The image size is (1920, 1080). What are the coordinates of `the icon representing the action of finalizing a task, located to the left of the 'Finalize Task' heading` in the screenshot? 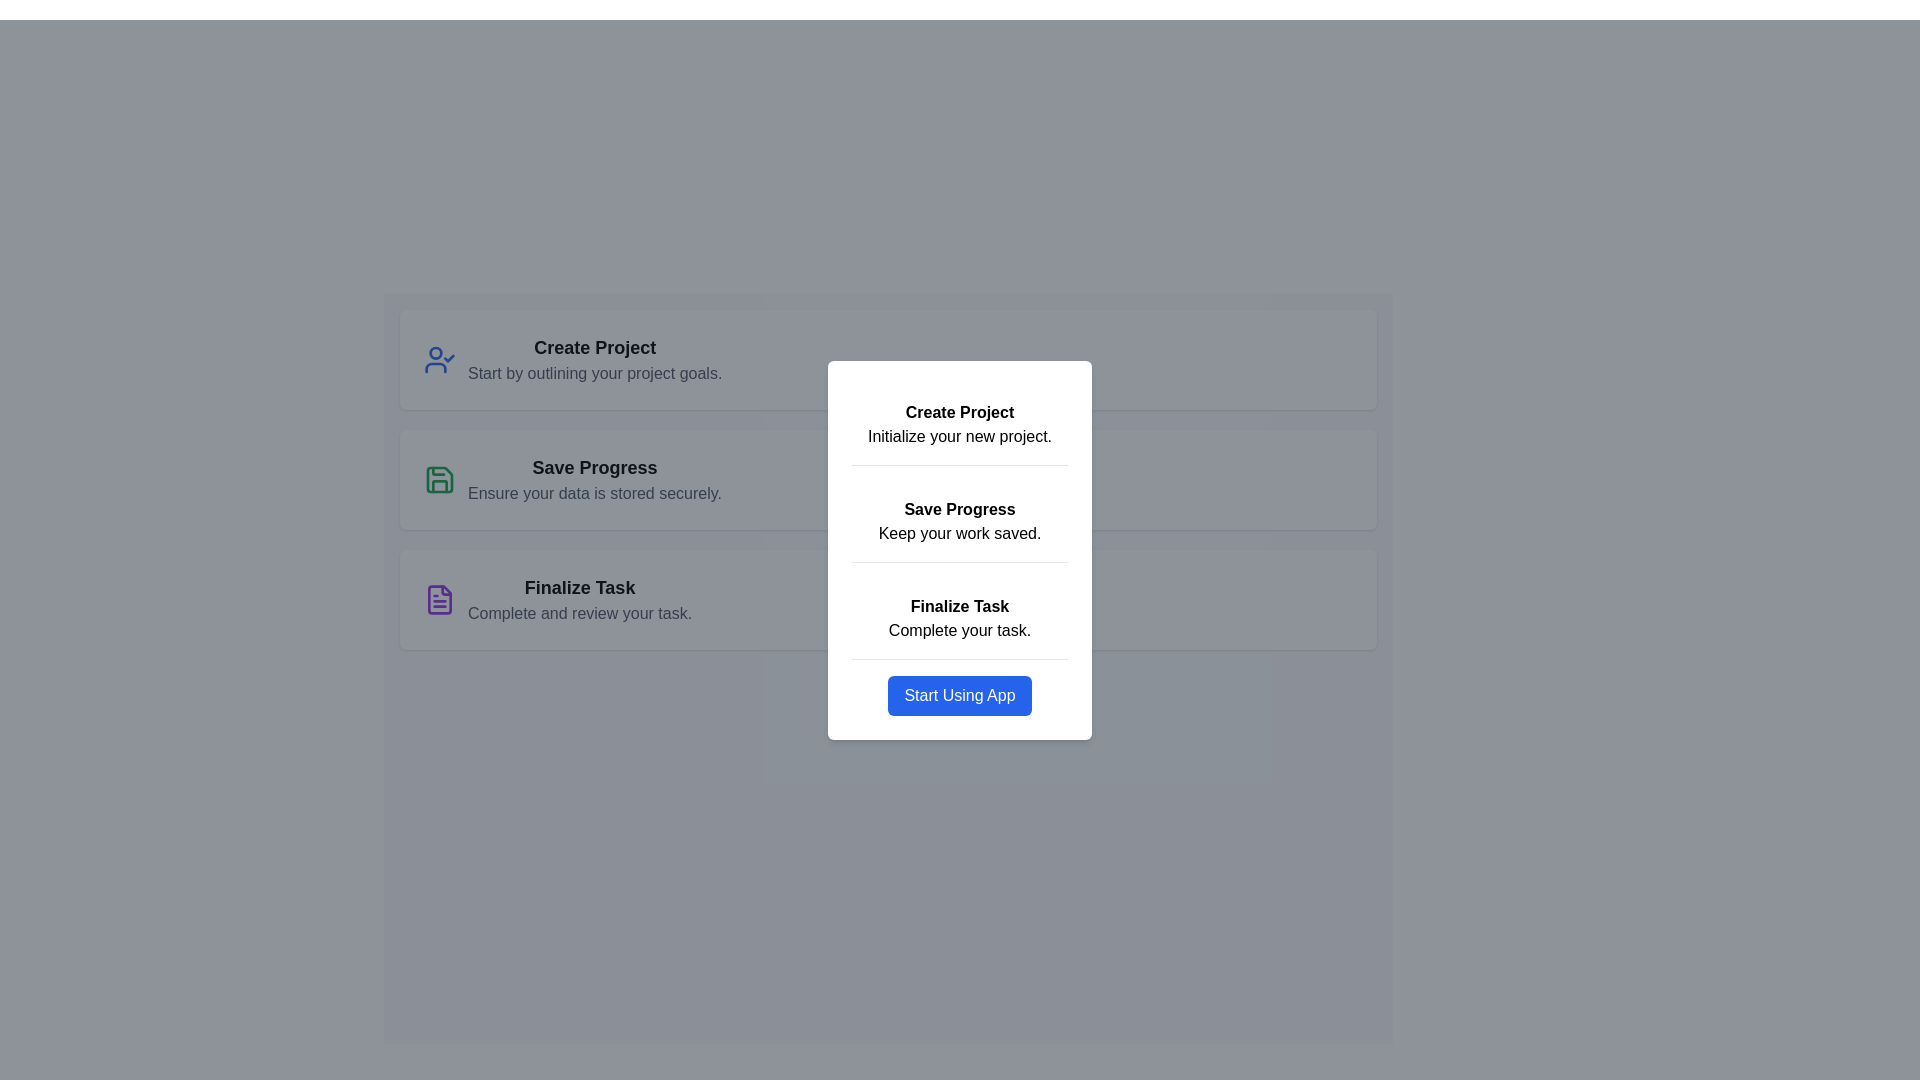 It's located at (439, 599).